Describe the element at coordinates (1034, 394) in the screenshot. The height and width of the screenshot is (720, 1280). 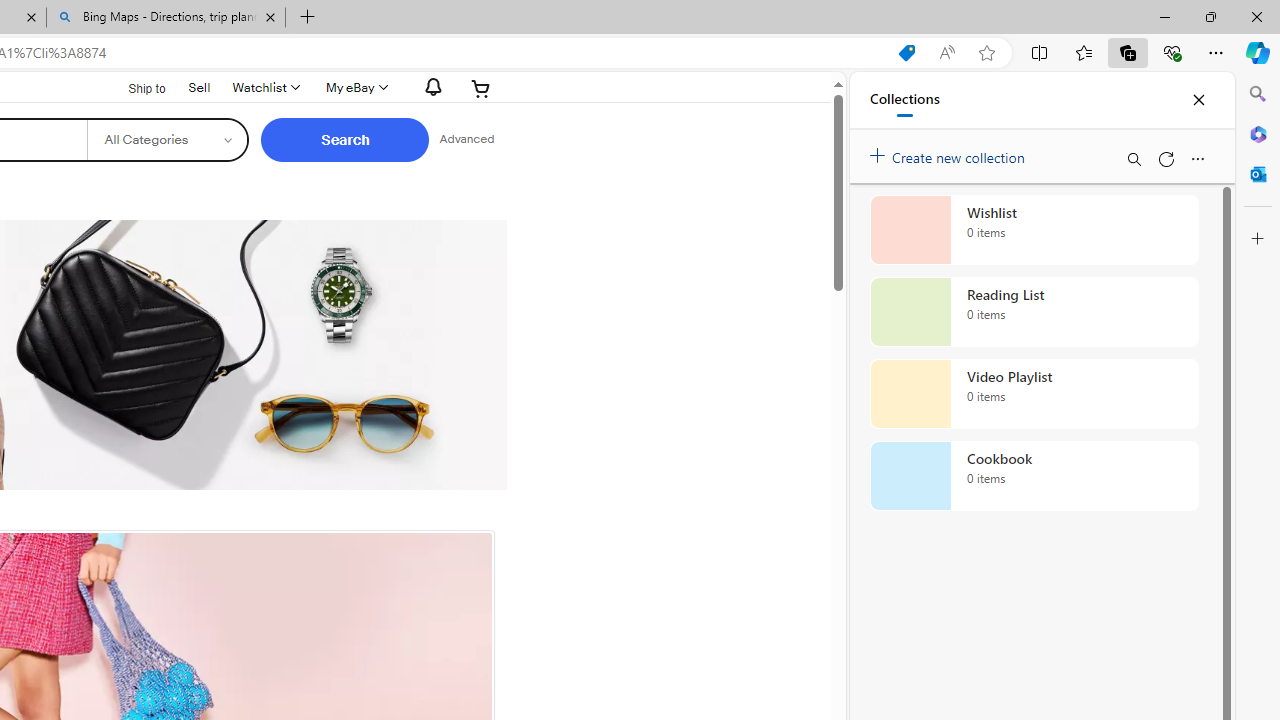
I see `'Video Playlist collection, 0 items'` at that location.